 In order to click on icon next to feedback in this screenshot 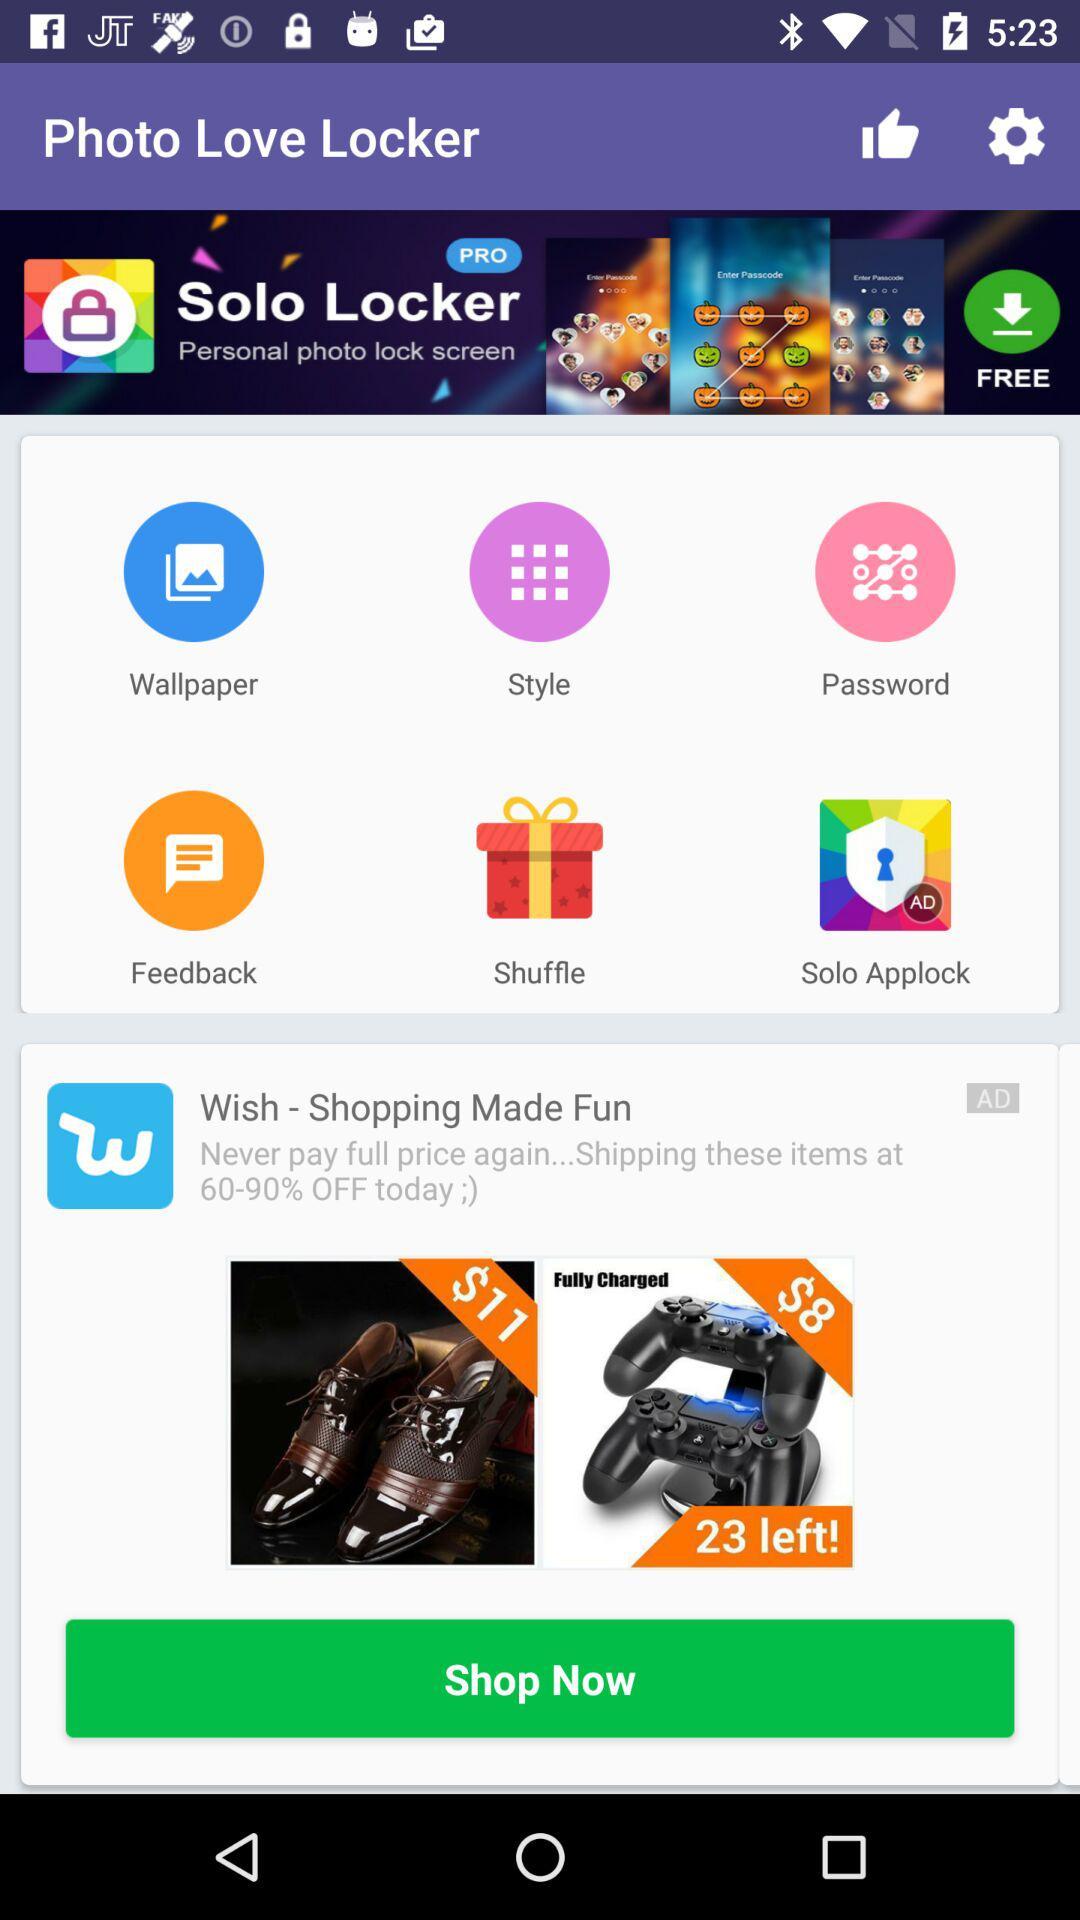, I will do `click(538, 860)`.